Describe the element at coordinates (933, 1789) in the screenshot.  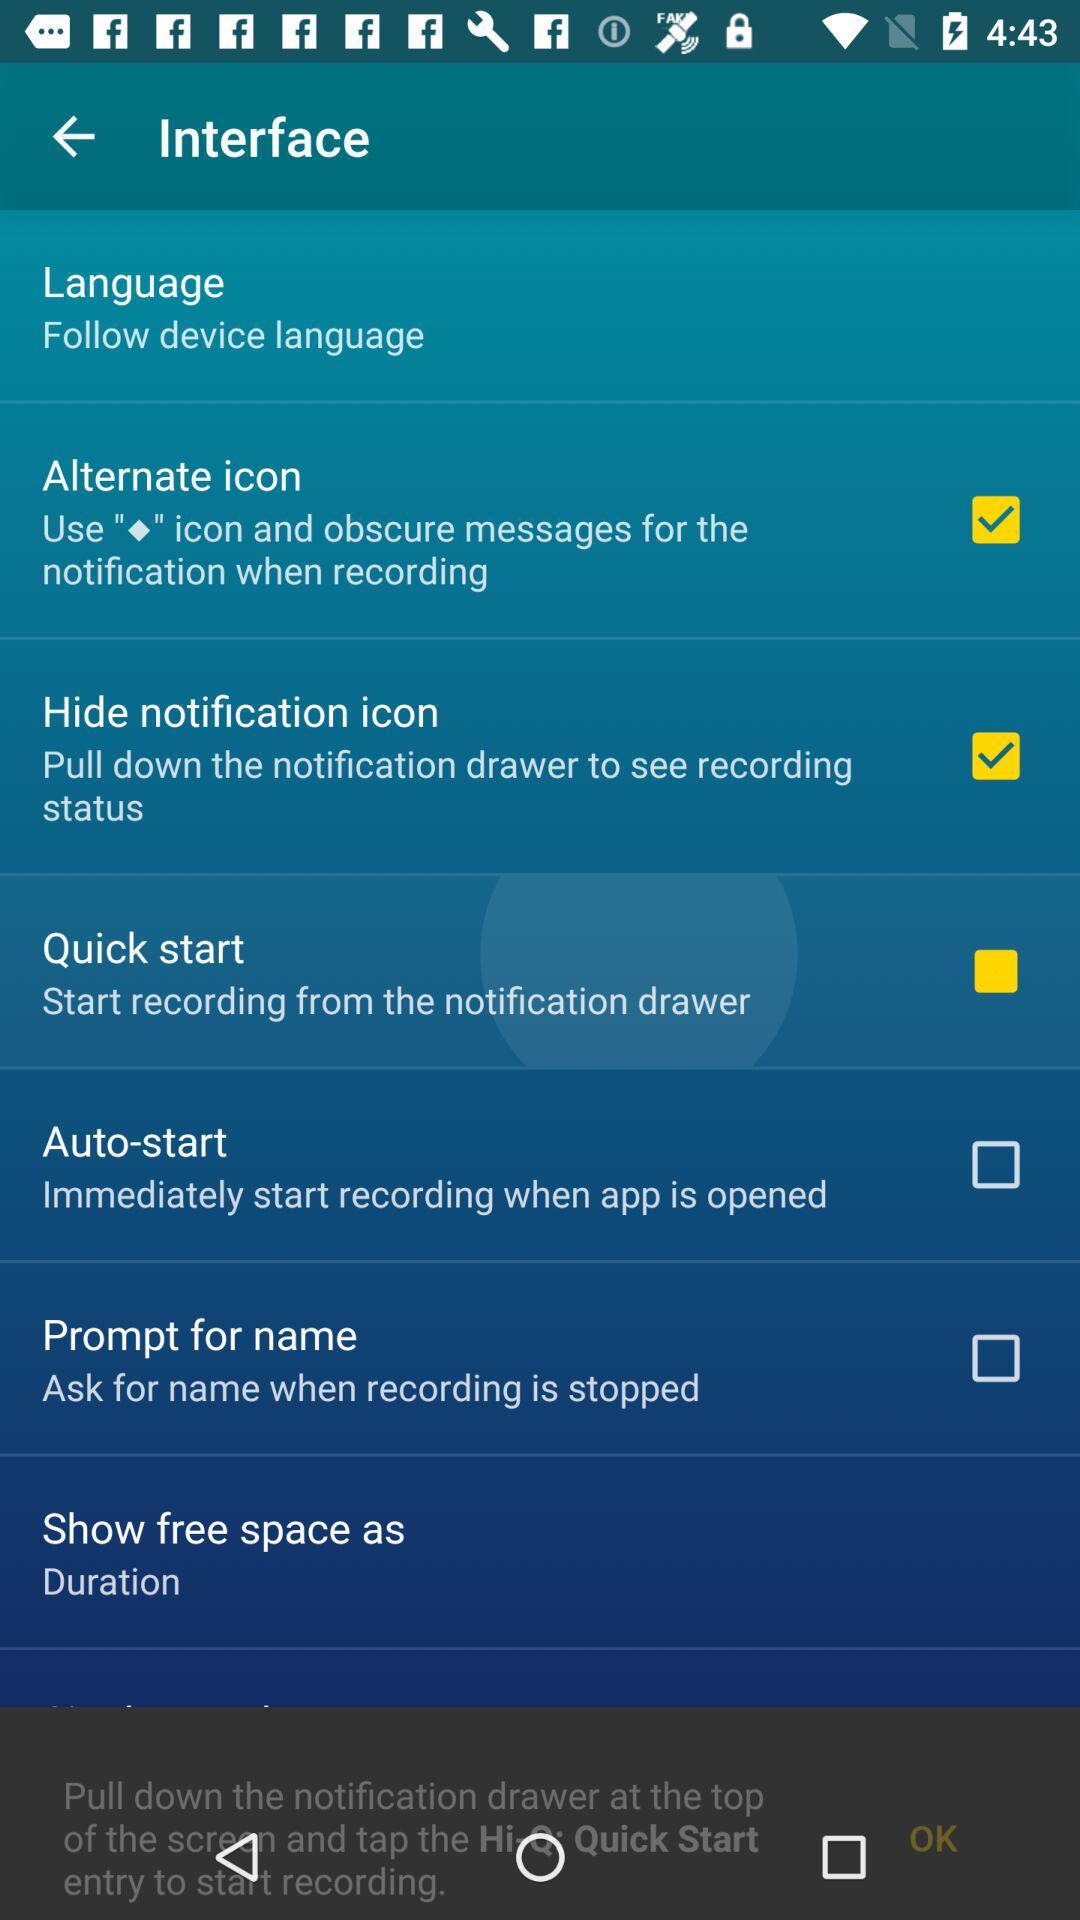
I see `the item to the right of the pull down the icon` at that location.